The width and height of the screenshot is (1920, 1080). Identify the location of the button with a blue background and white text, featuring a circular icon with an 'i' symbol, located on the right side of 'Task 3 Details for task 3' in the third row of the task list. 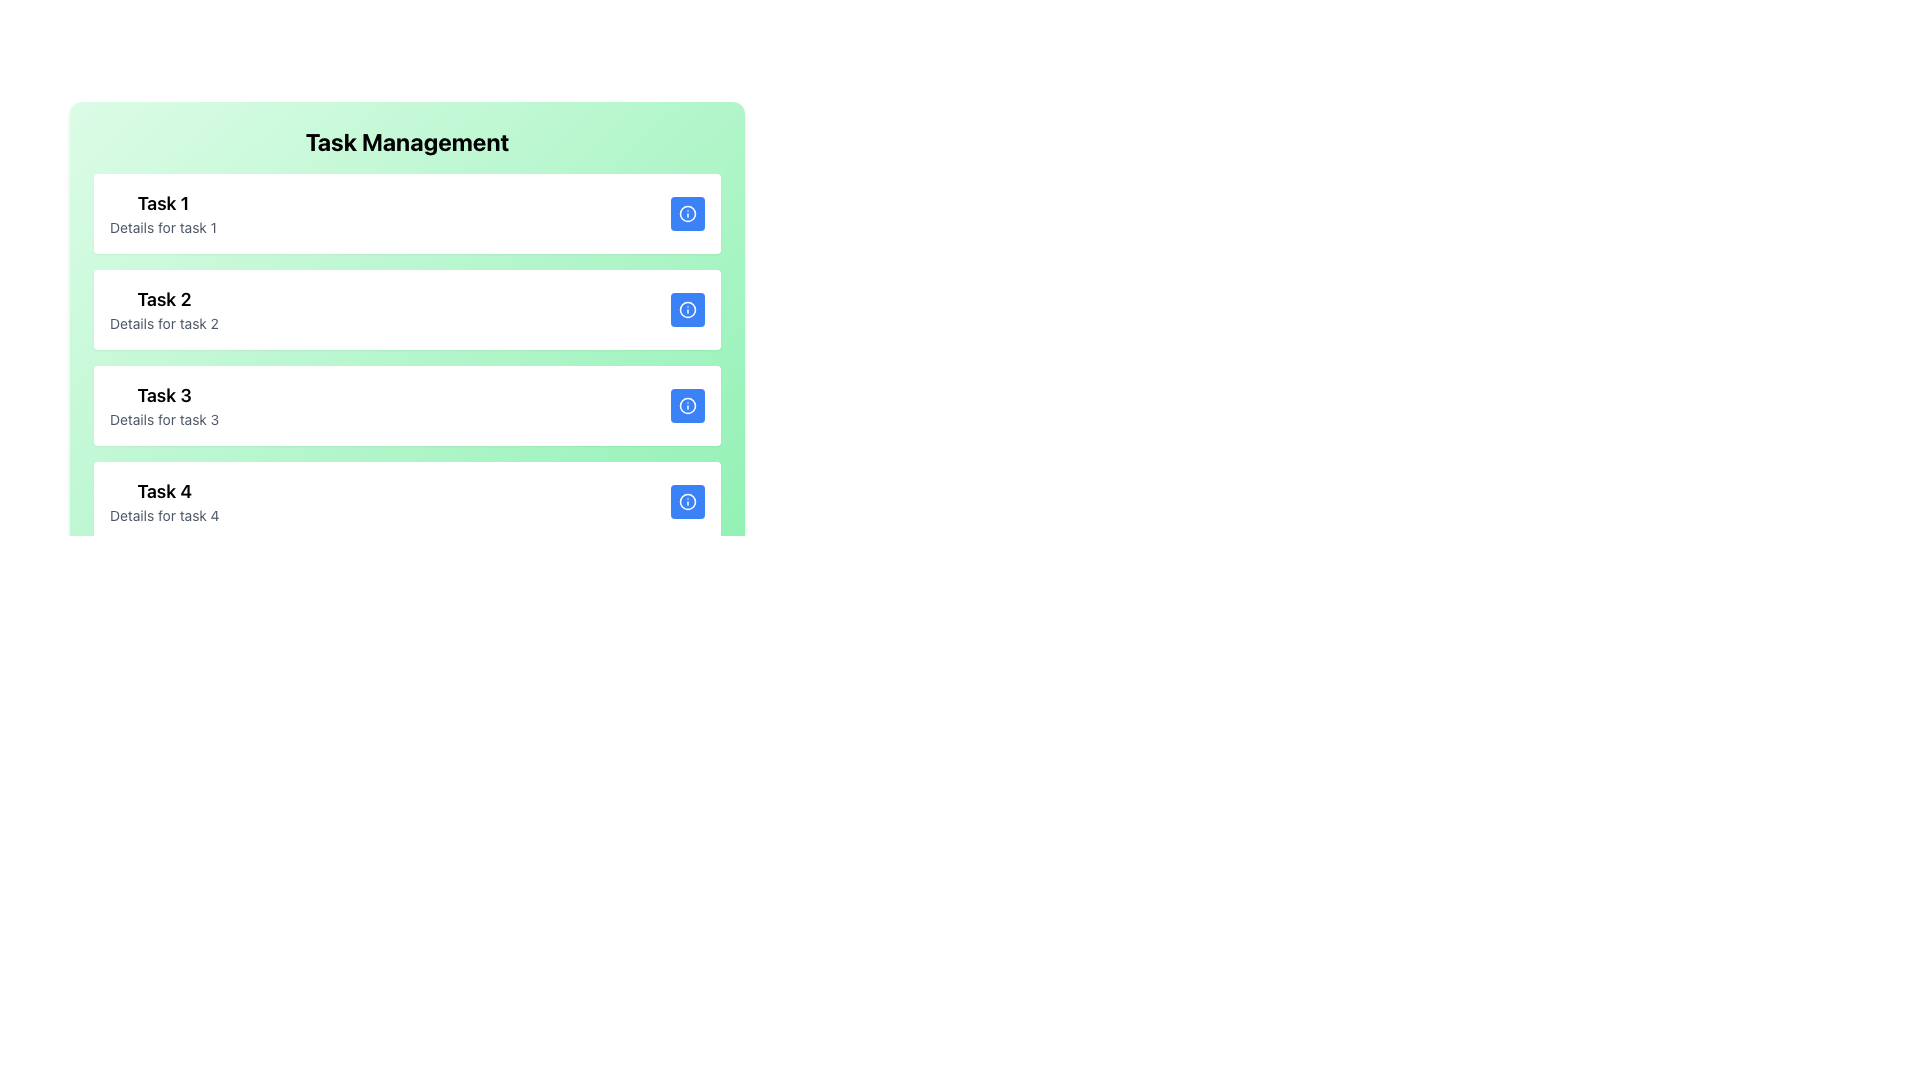
(687, 405).